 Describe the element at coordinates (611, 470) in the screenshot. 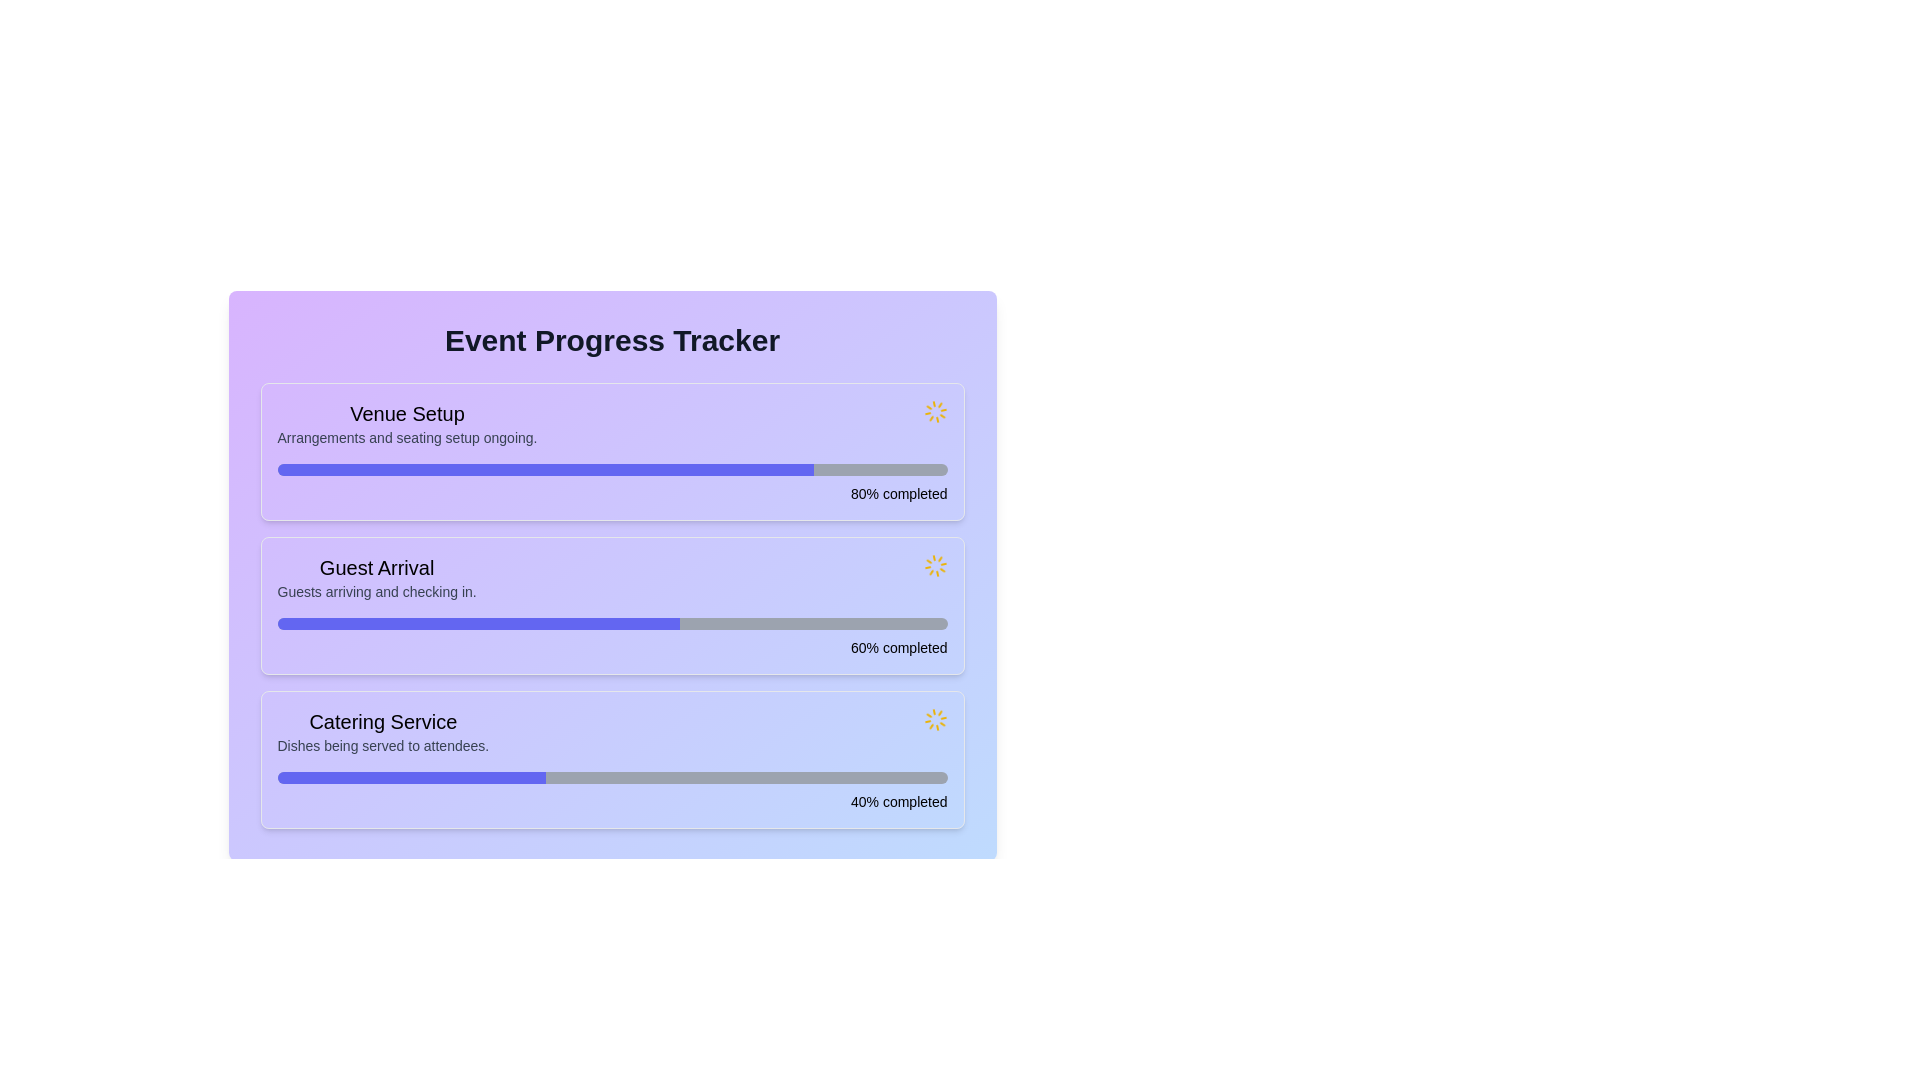

I see `the horizontal progress indicator bar located under the text 'Venue Setup', which is a filled indigo and gray bar within a bordered, rounded rectangle` at that location.